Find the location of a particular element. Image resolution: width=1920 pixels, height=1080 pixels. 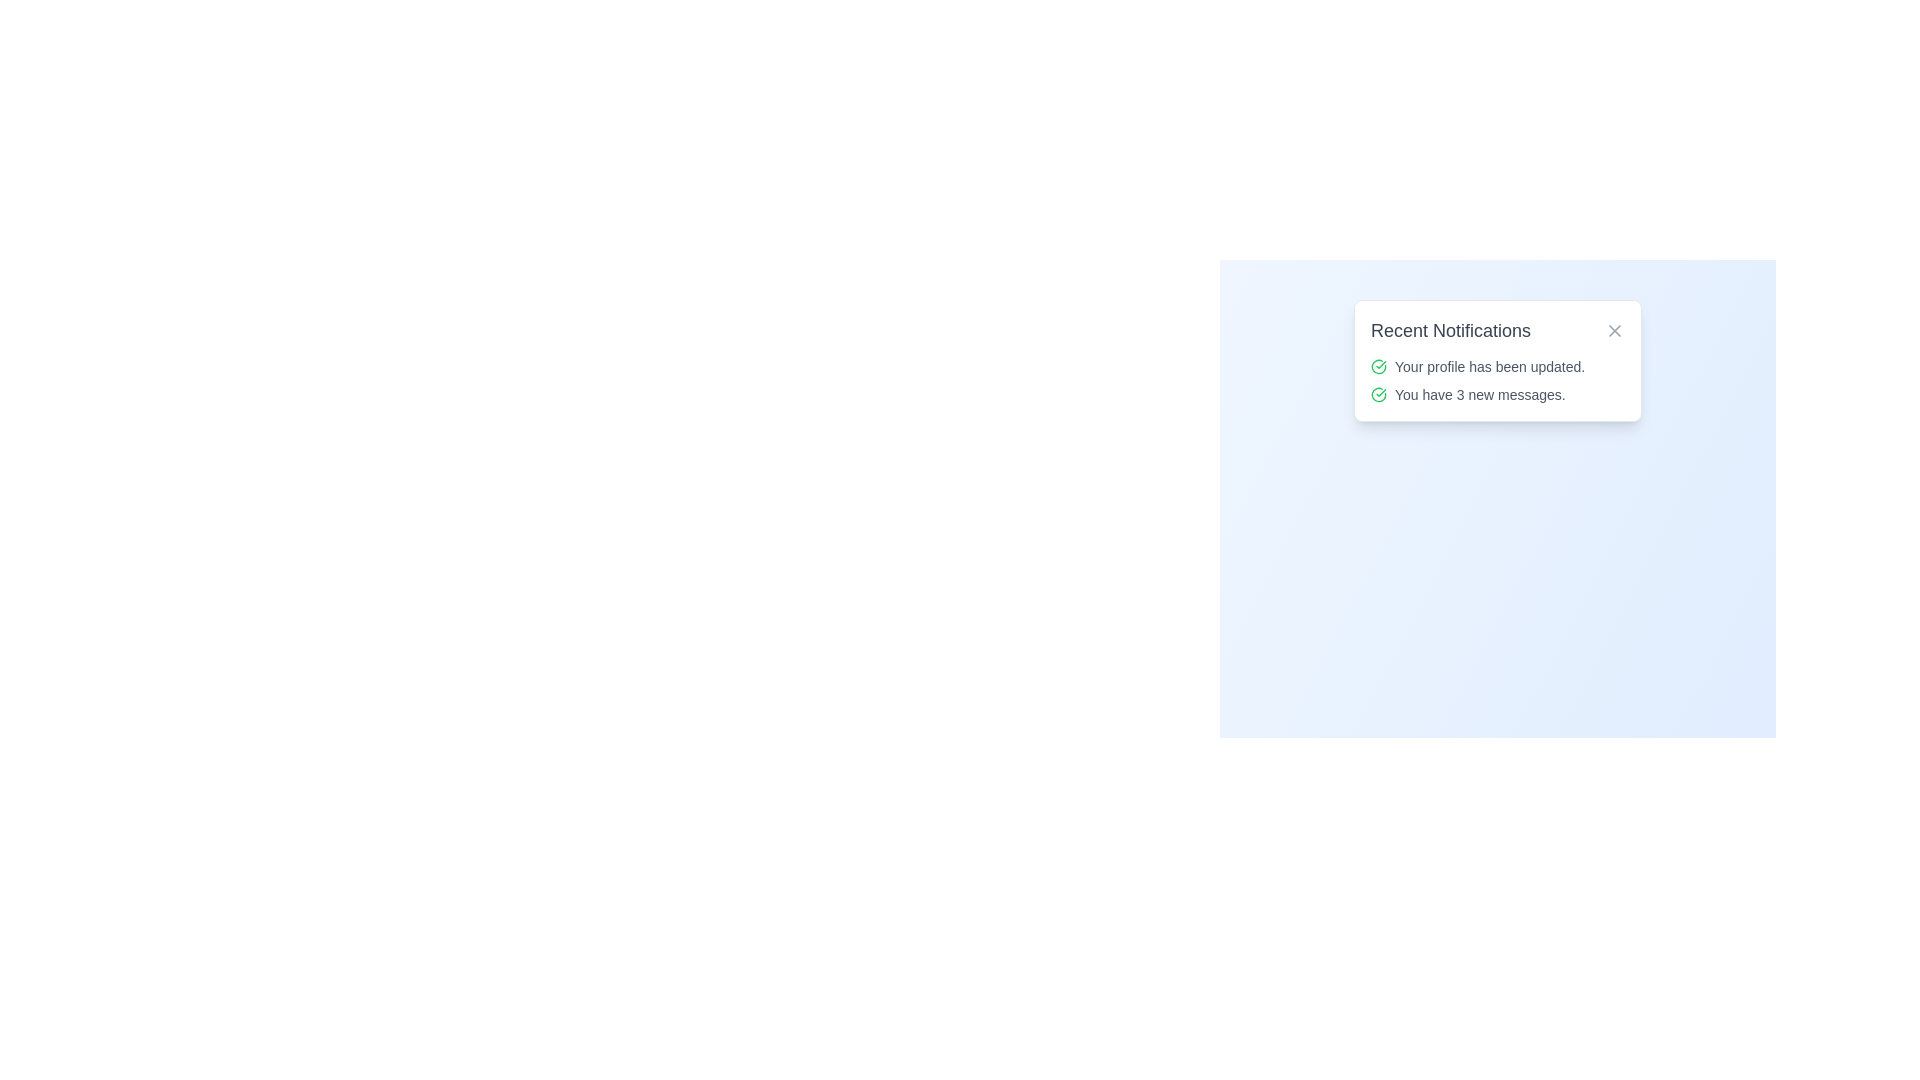

the first notification item in the 'Recent Notifications' section, which contains the message 'Your profile has been updated.' and a small green checkmark icon is located at coordinates (1497, 366).